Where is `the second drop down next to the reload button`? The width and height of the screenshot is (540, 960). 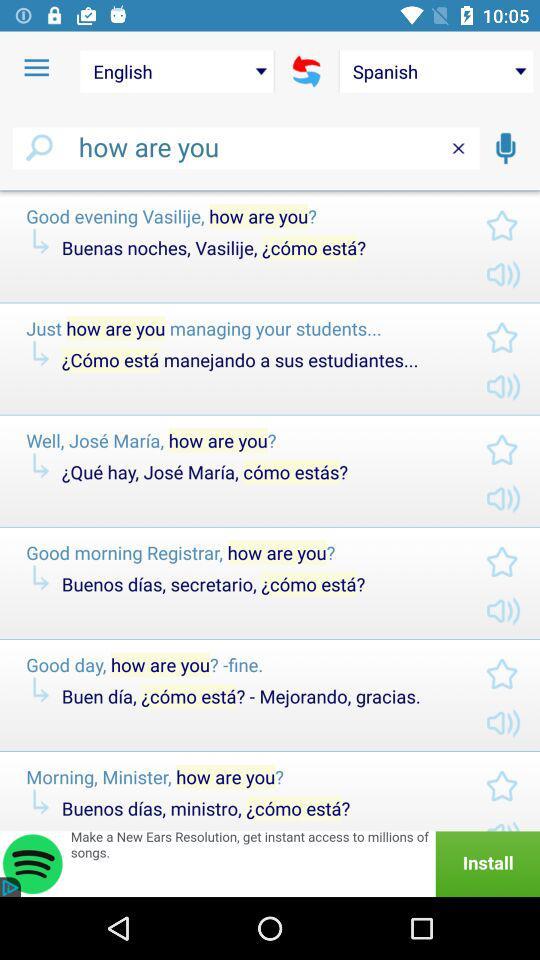
the second drop down next to the reload button is located at coordinates (435, 72).